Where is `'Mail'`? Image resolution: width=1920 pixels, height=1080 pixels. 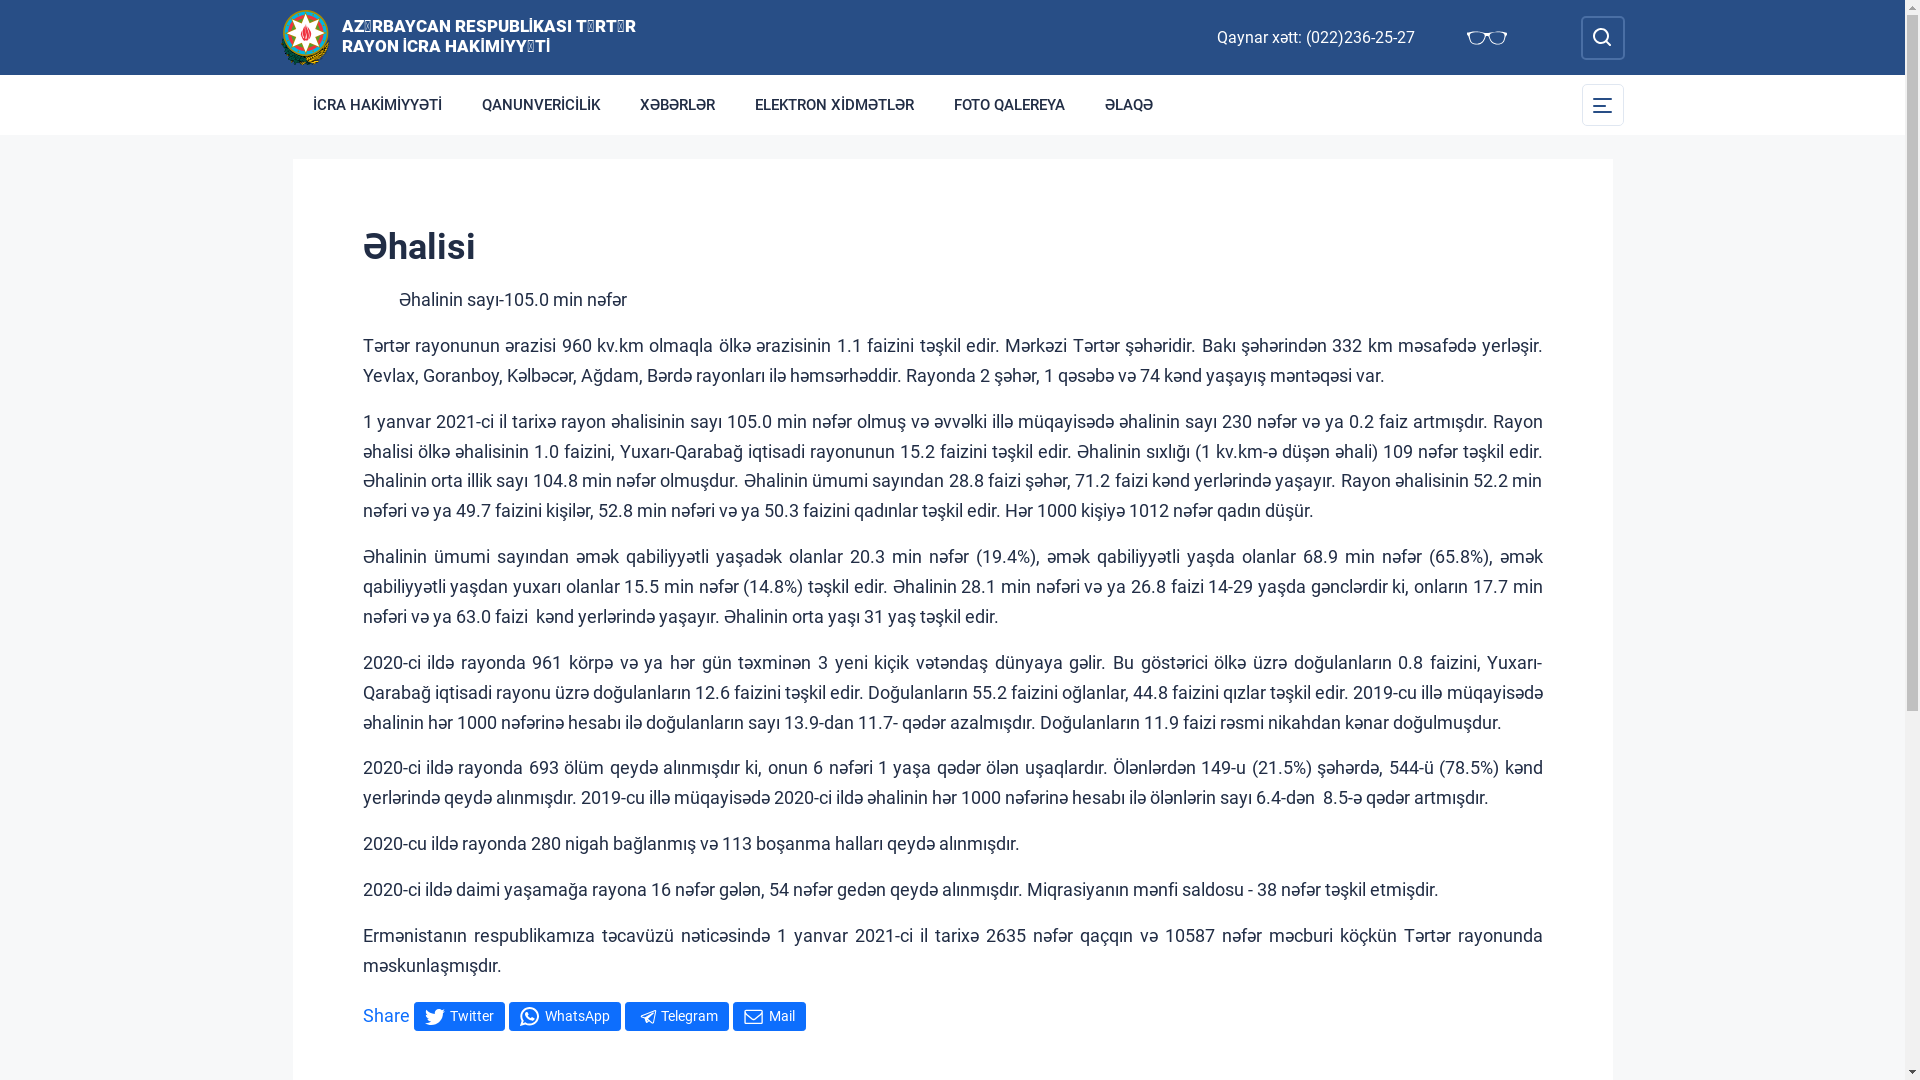 'Mail' is located at coordinates (730, 1016).